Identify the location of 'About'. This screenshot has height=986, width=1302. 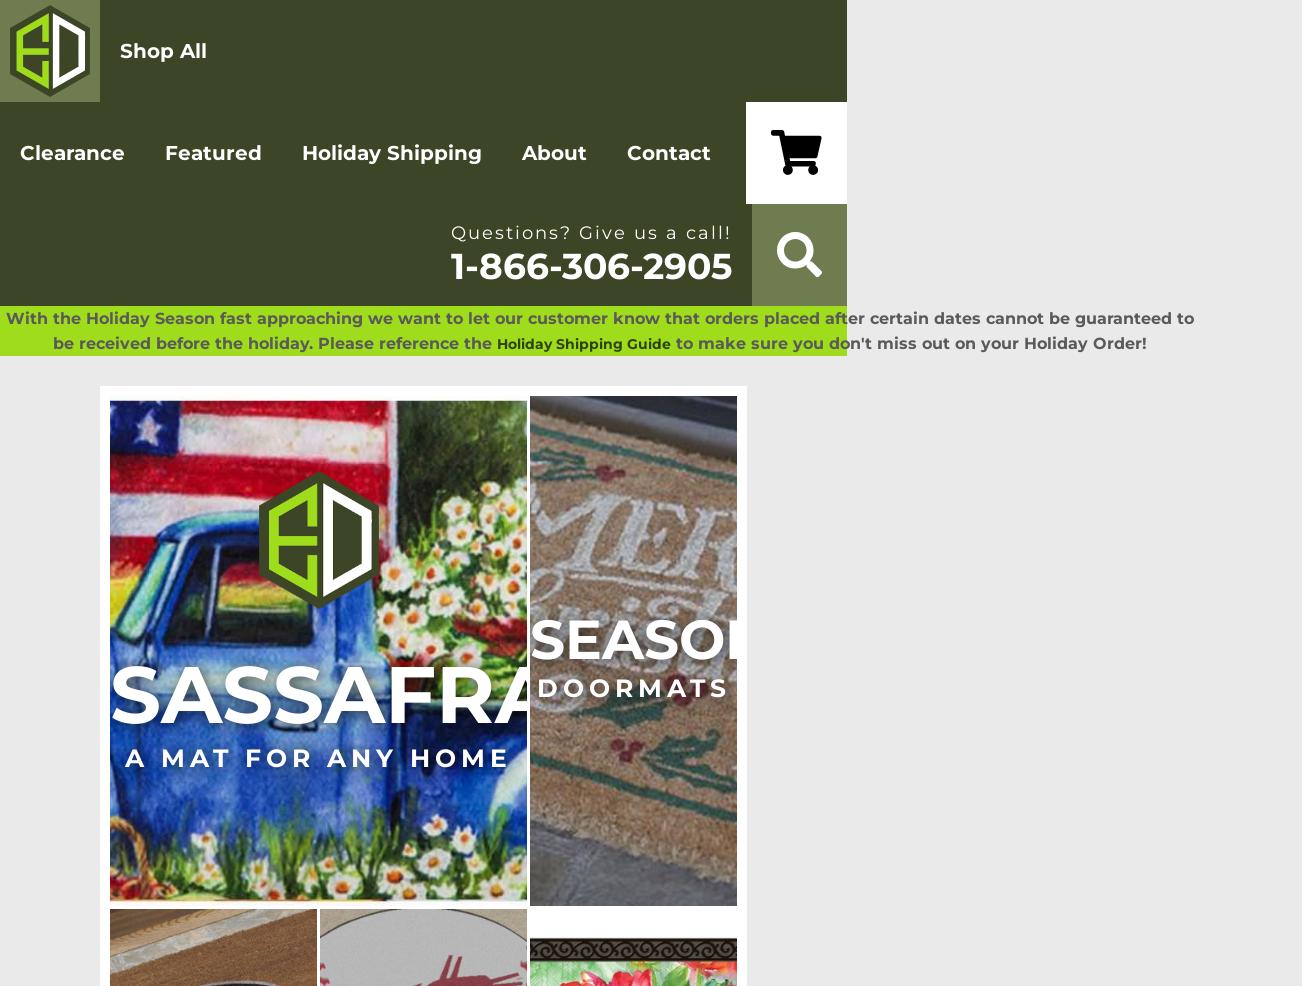
(554, 153).